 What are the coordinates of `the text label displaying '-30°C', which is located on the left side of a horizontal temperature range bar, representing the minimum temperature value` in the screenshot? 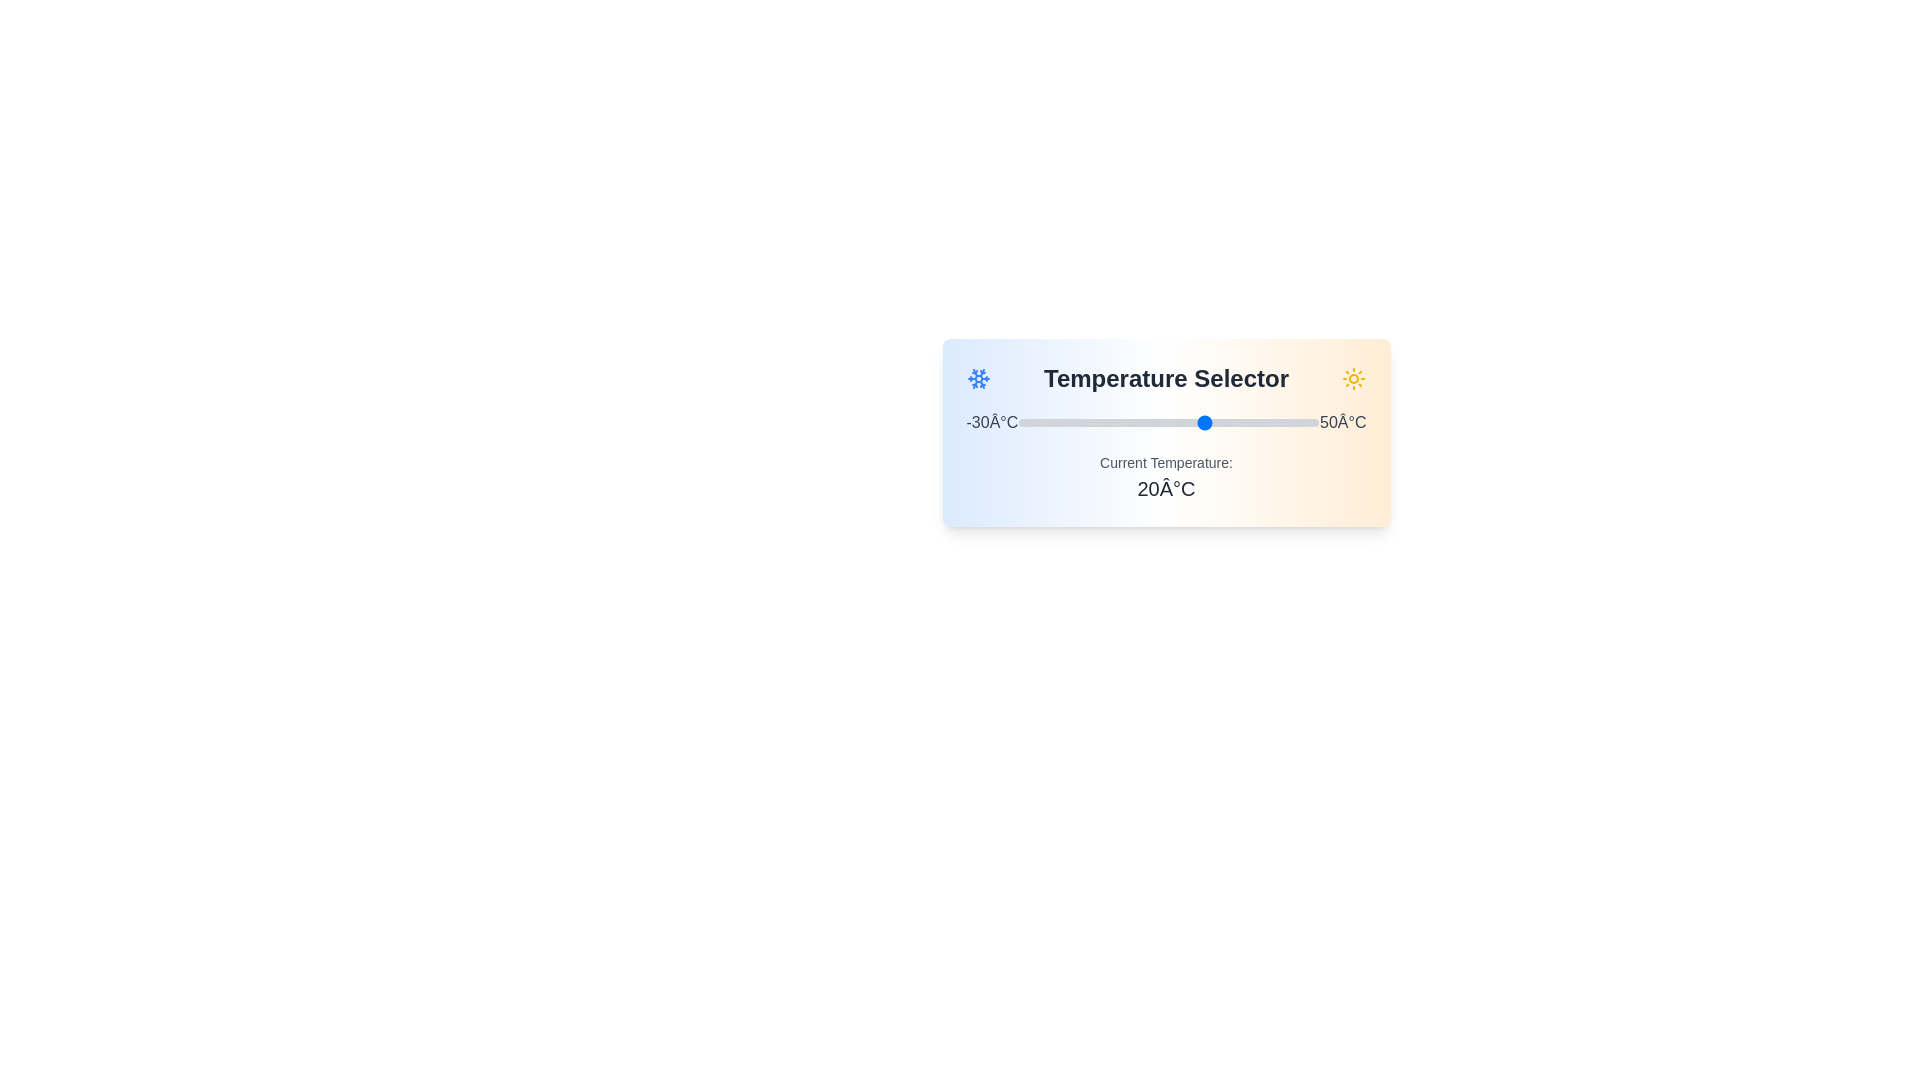 It's located at (992, 422).